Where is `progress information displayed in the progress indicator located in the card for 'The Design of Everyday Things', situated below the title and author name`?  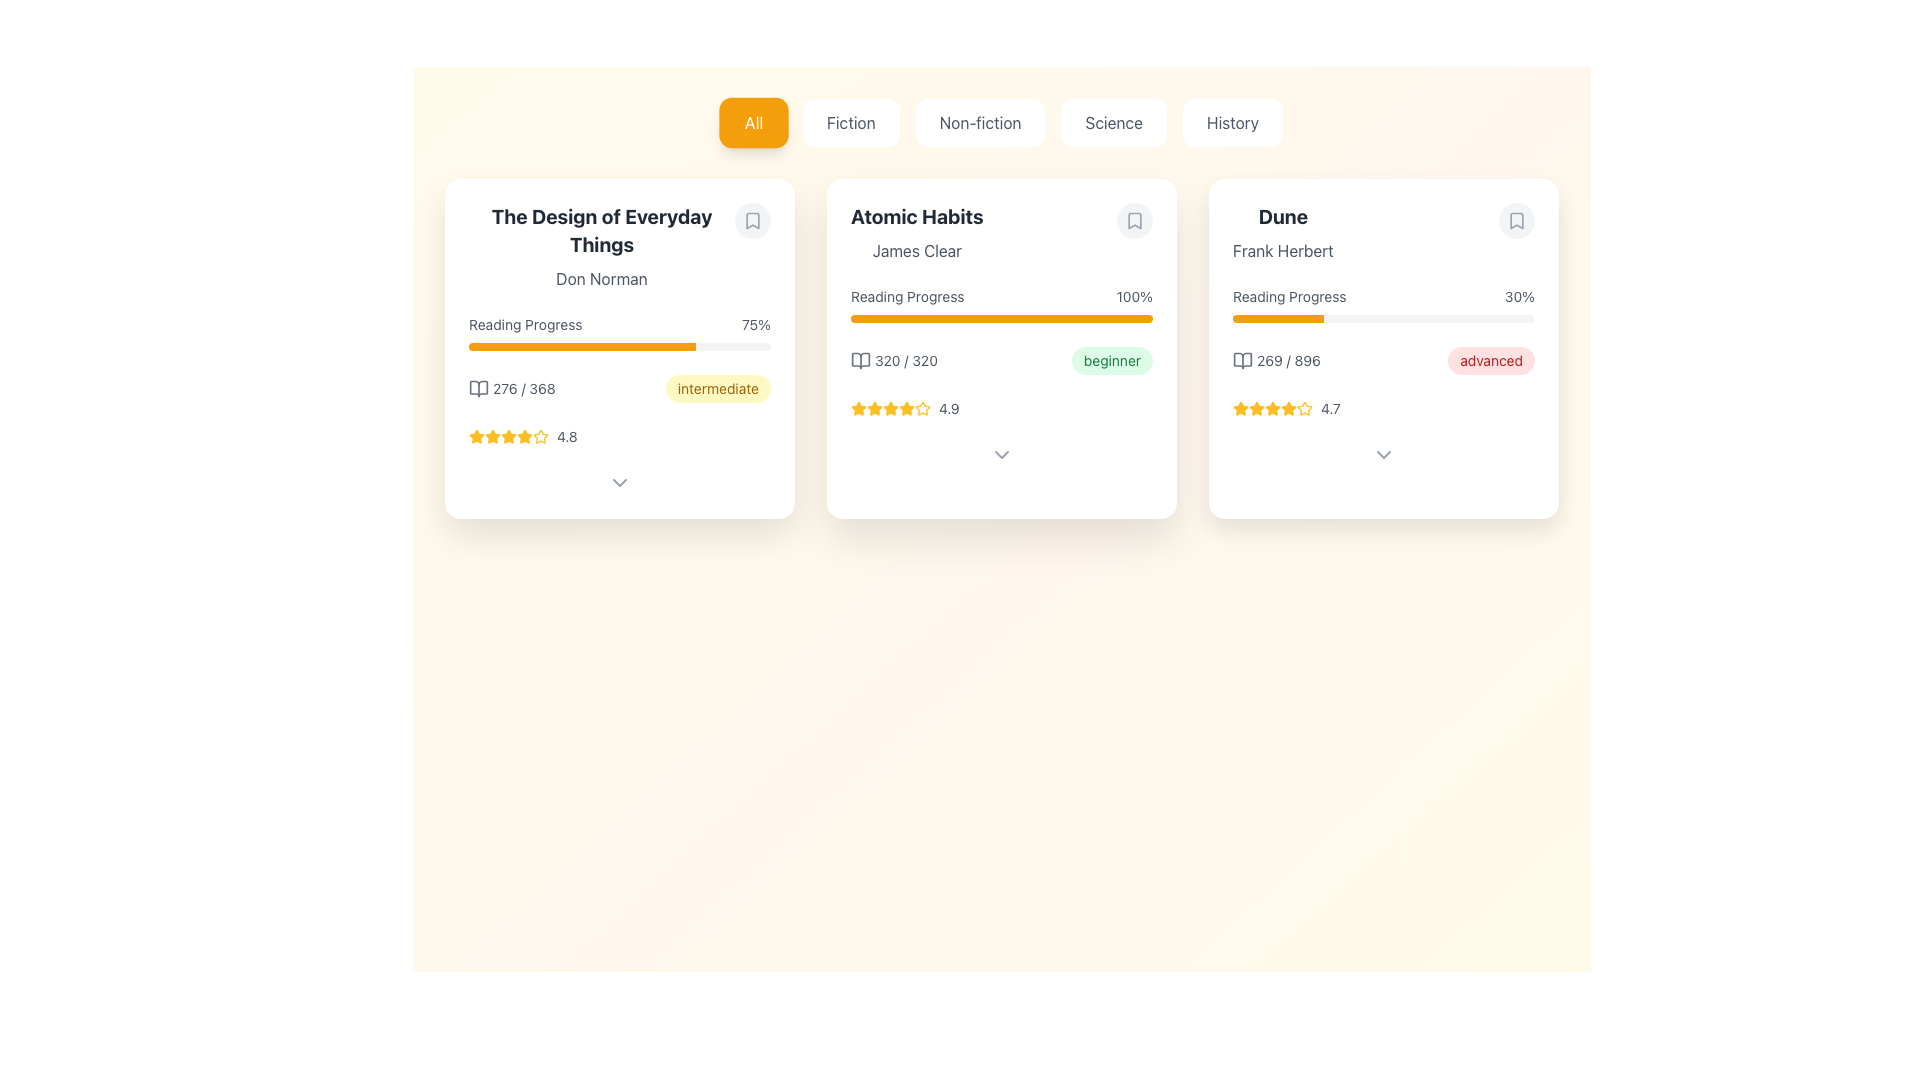
progress information displayed in the progress indicator located in the card for 'The Design of Everyday Things', situated below the title and author name is located at coordinates (618, 331).